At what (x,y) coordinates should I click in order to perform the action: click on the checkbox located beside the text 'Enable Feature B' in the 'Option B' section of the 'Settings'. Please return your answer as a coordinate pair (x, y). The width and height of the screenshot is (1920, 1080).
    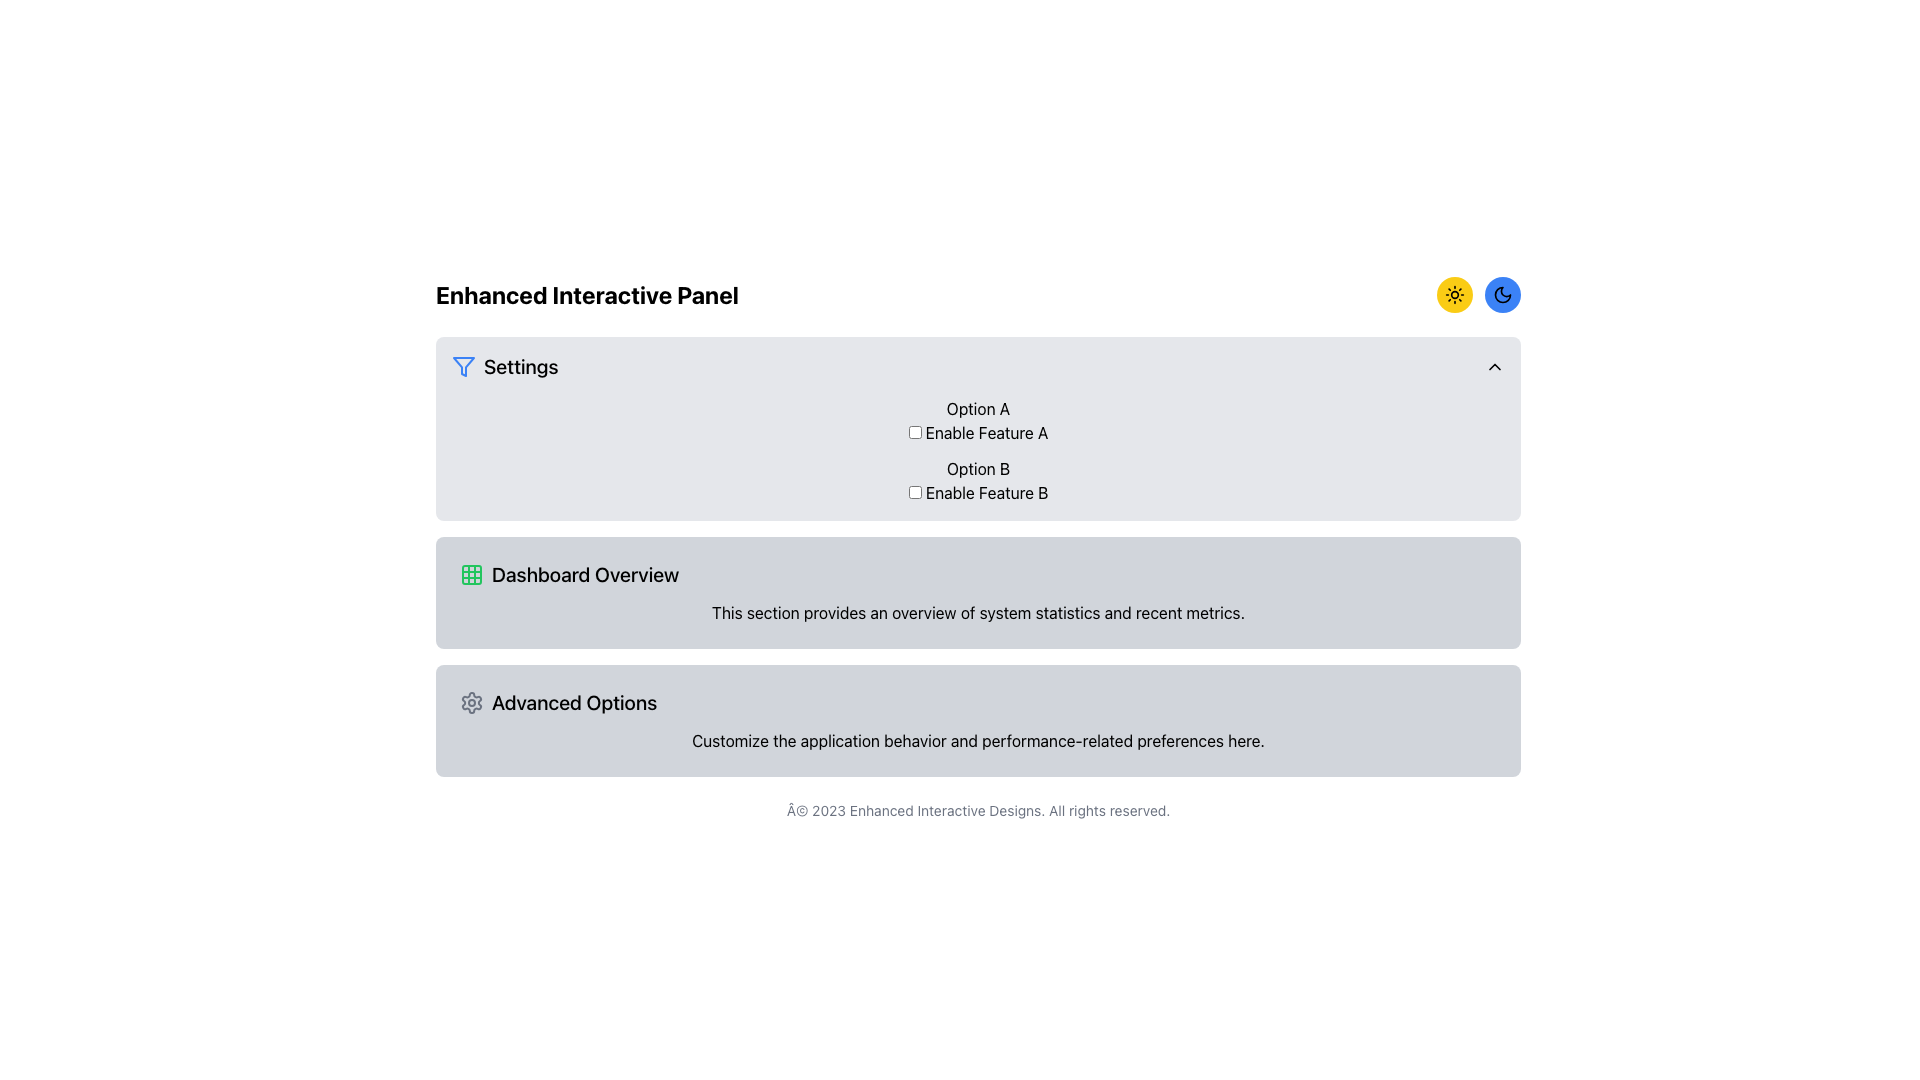
    Looking at the image, I should click on (914, 492).